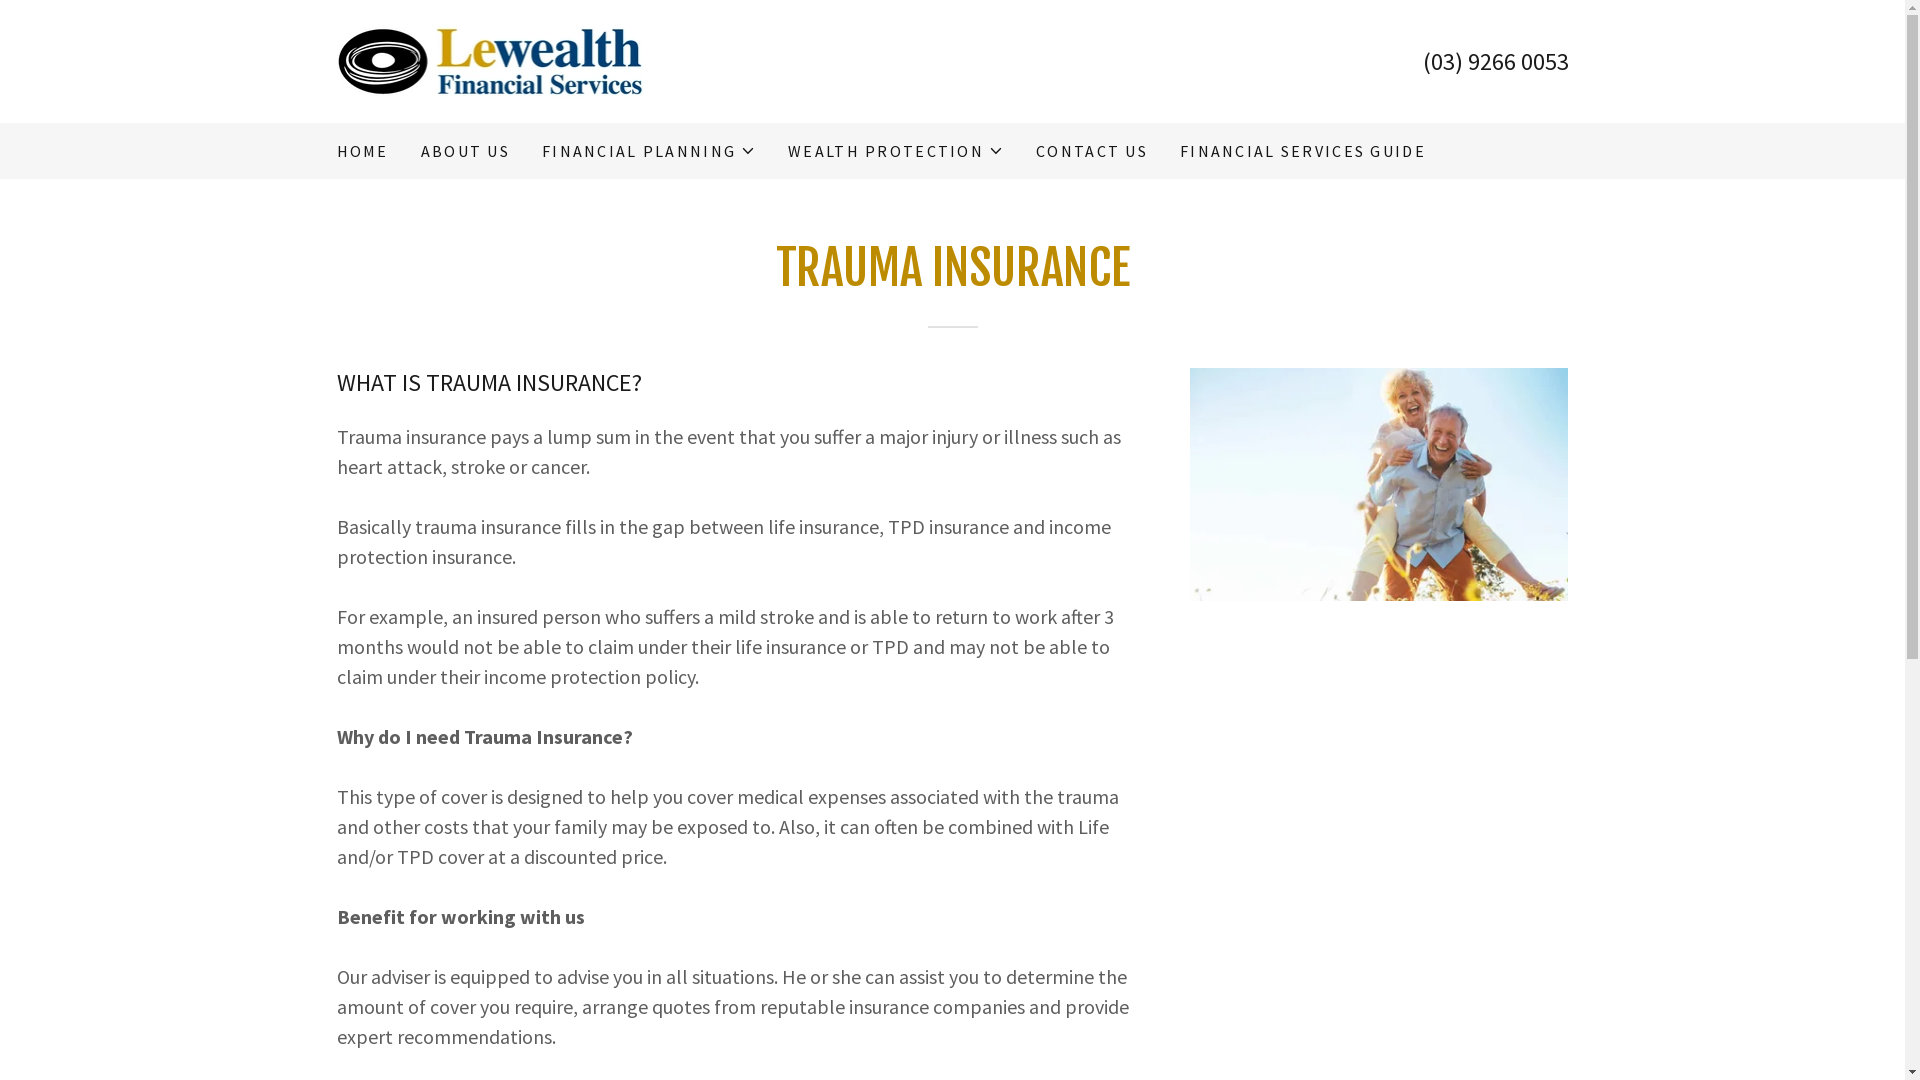 This screenshot has height=1080, width=1920. I want to click on 'HOME', so click(361, 149).